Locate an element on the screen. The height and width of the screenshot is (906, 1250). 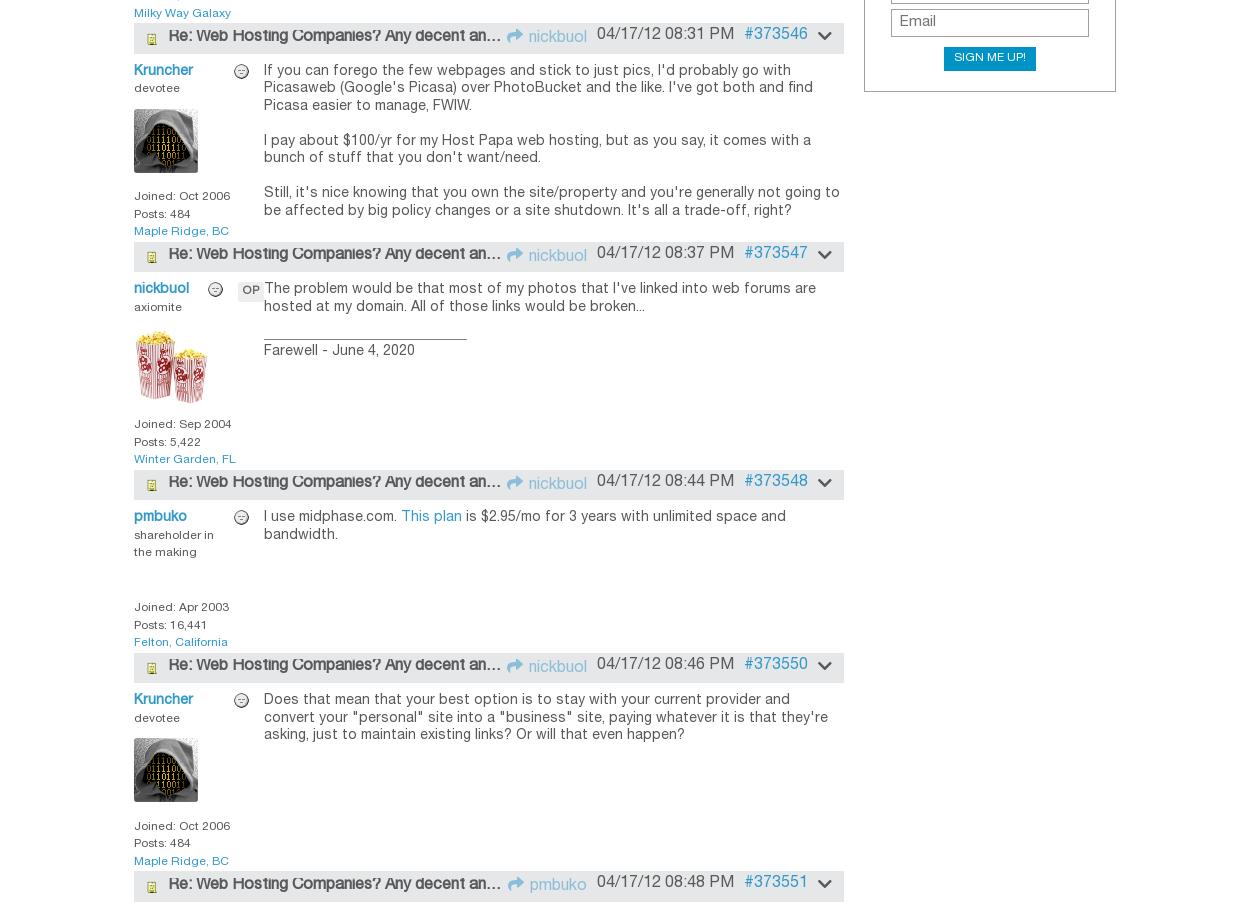
'OP' is located at coordinates (251, 290).